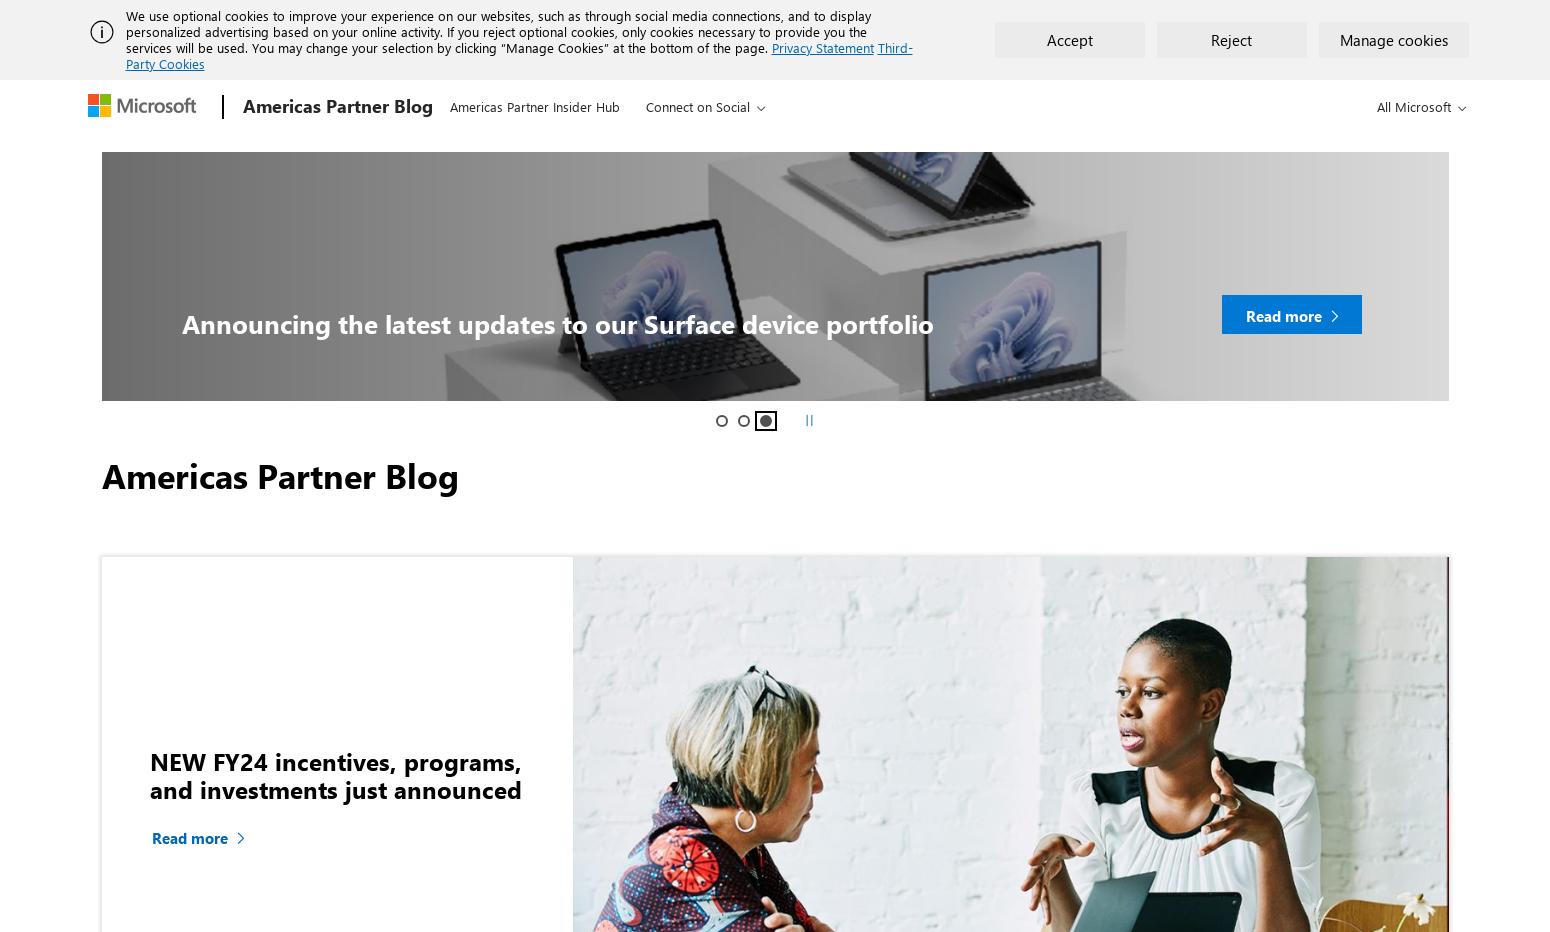 The width and height of the screenshot is (1550, 932). Describe the element at coordinates (586, 419) in the screenshot. I see `'Microsoft partners innovate to help meet the evolving needs of students and educators'` at that location.